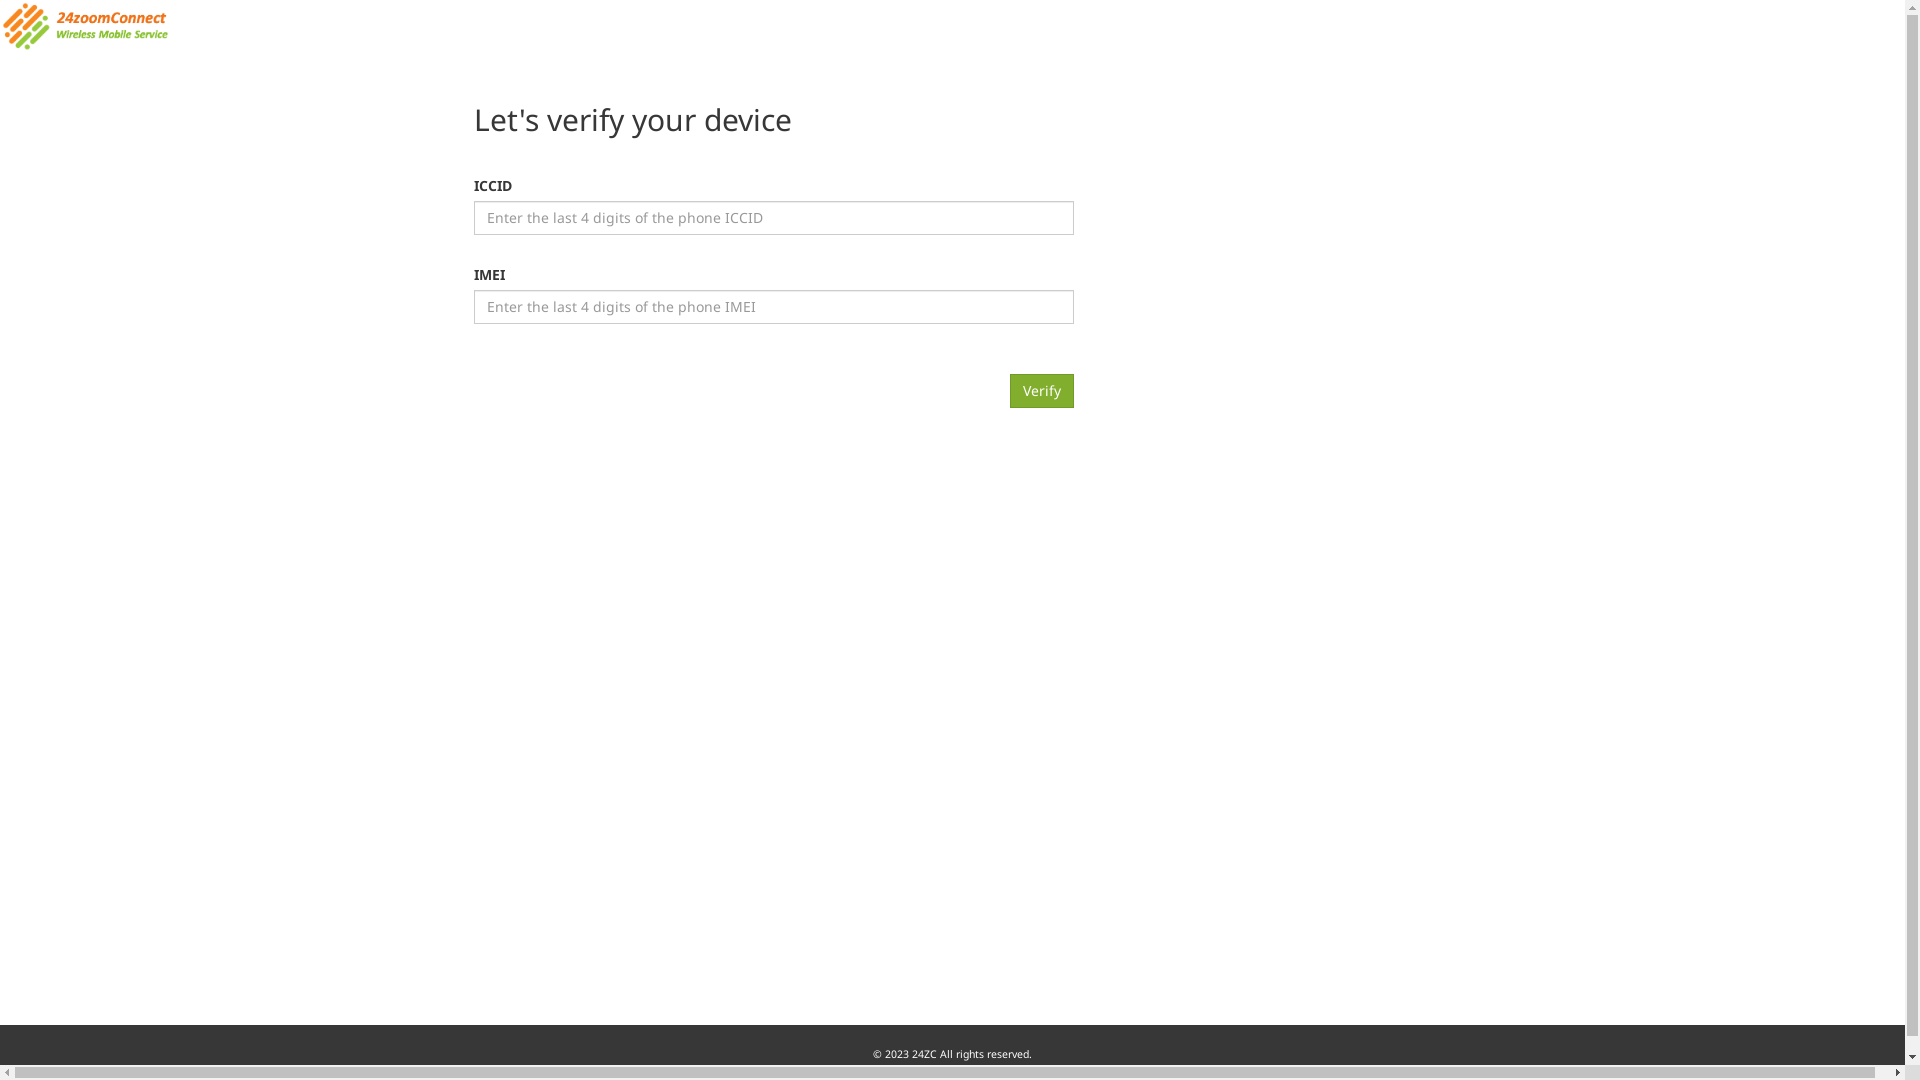  What do you see at coordinates (1040, 390) in the screenshot?
I see `'Verify'` at bounding box center [1040, 390].